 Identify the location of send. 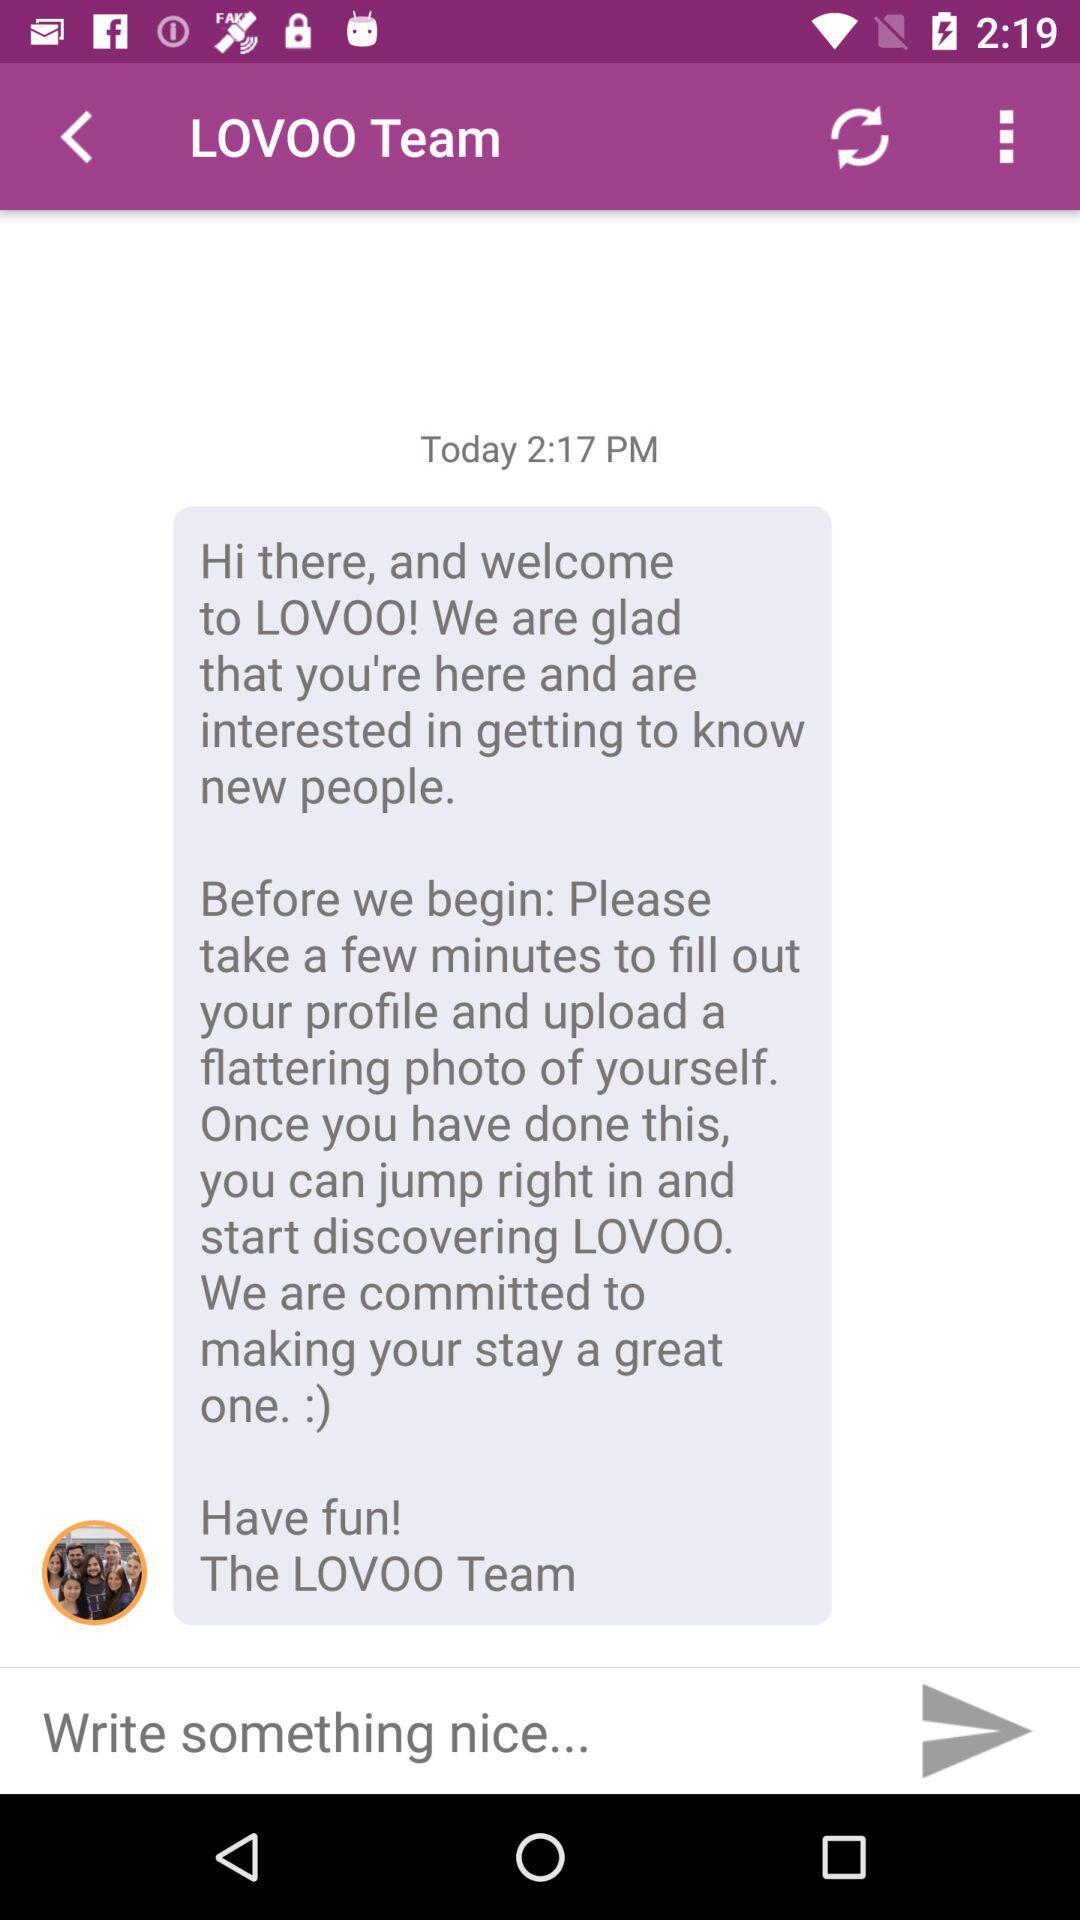
(974, 1730).